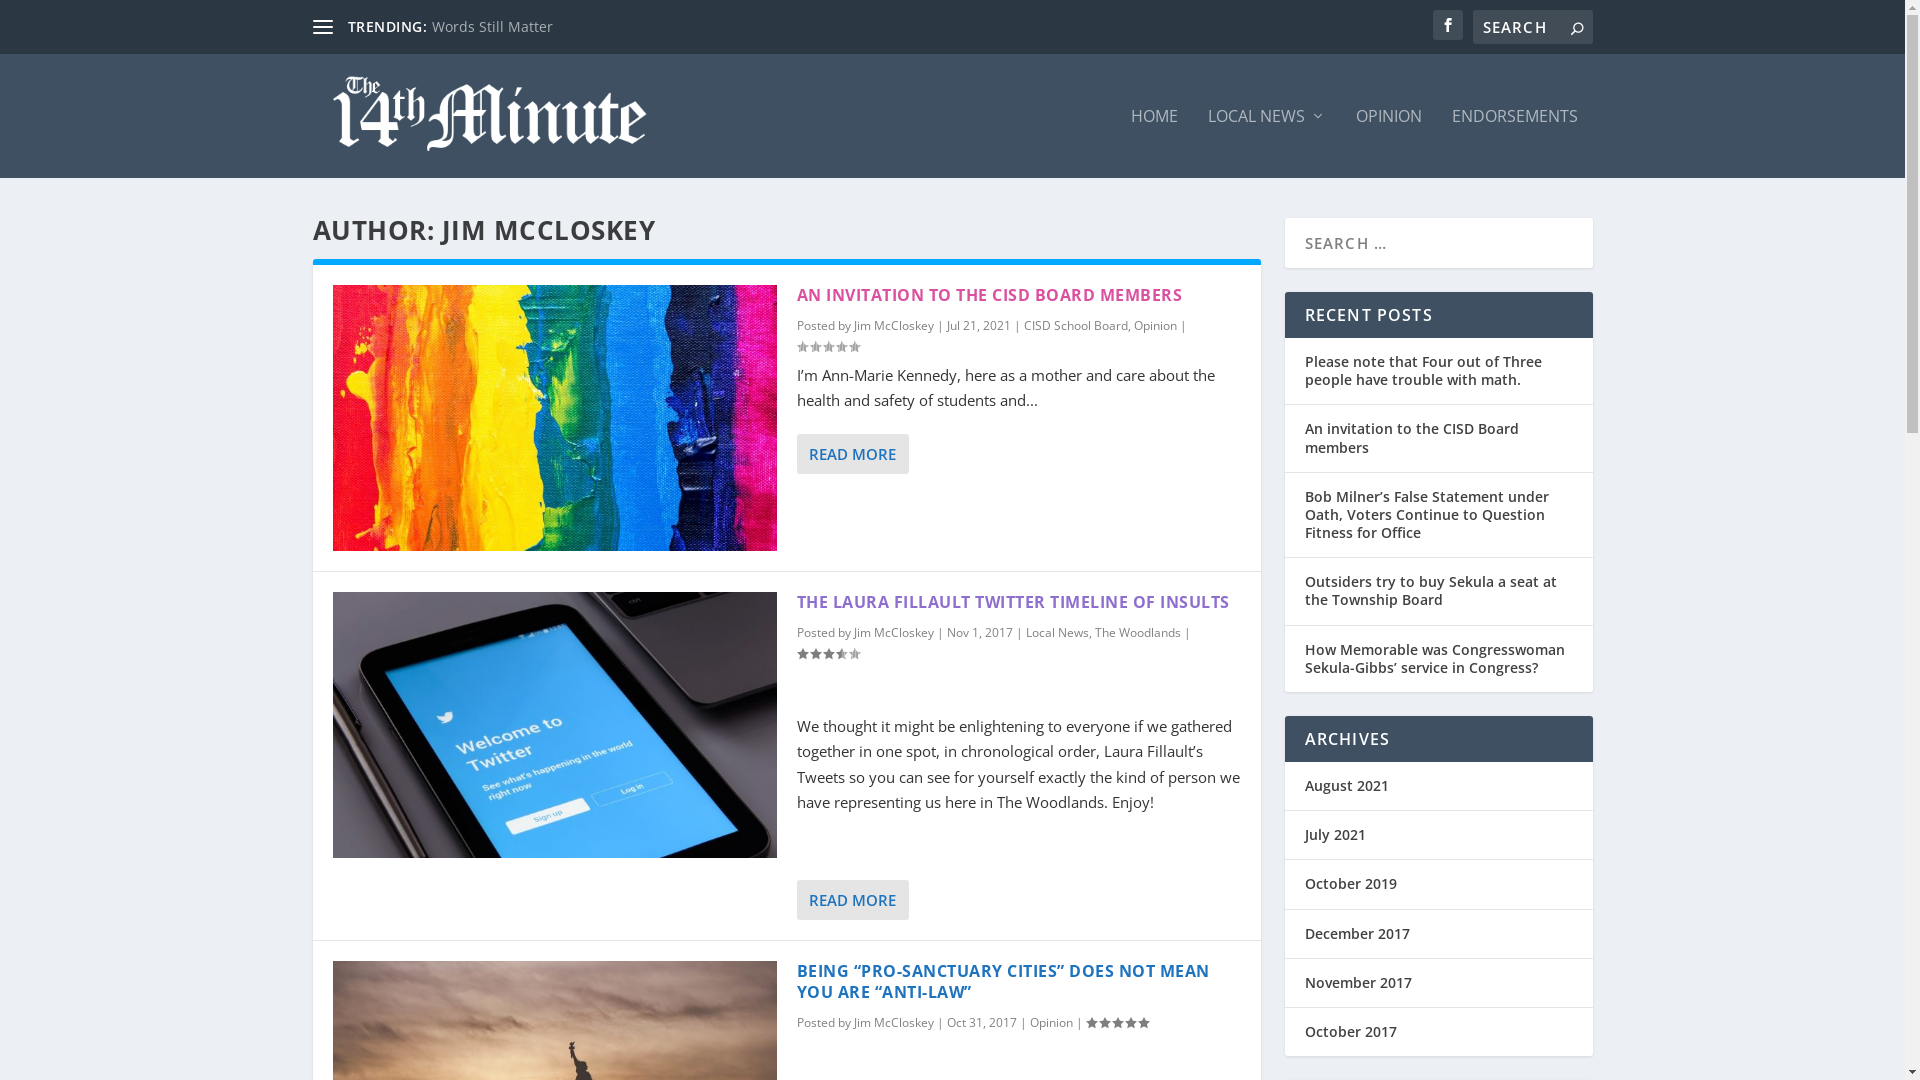  Describe the element at coordinates (1356, 141) in the screenshot. I see `'OPINION'` at that location.